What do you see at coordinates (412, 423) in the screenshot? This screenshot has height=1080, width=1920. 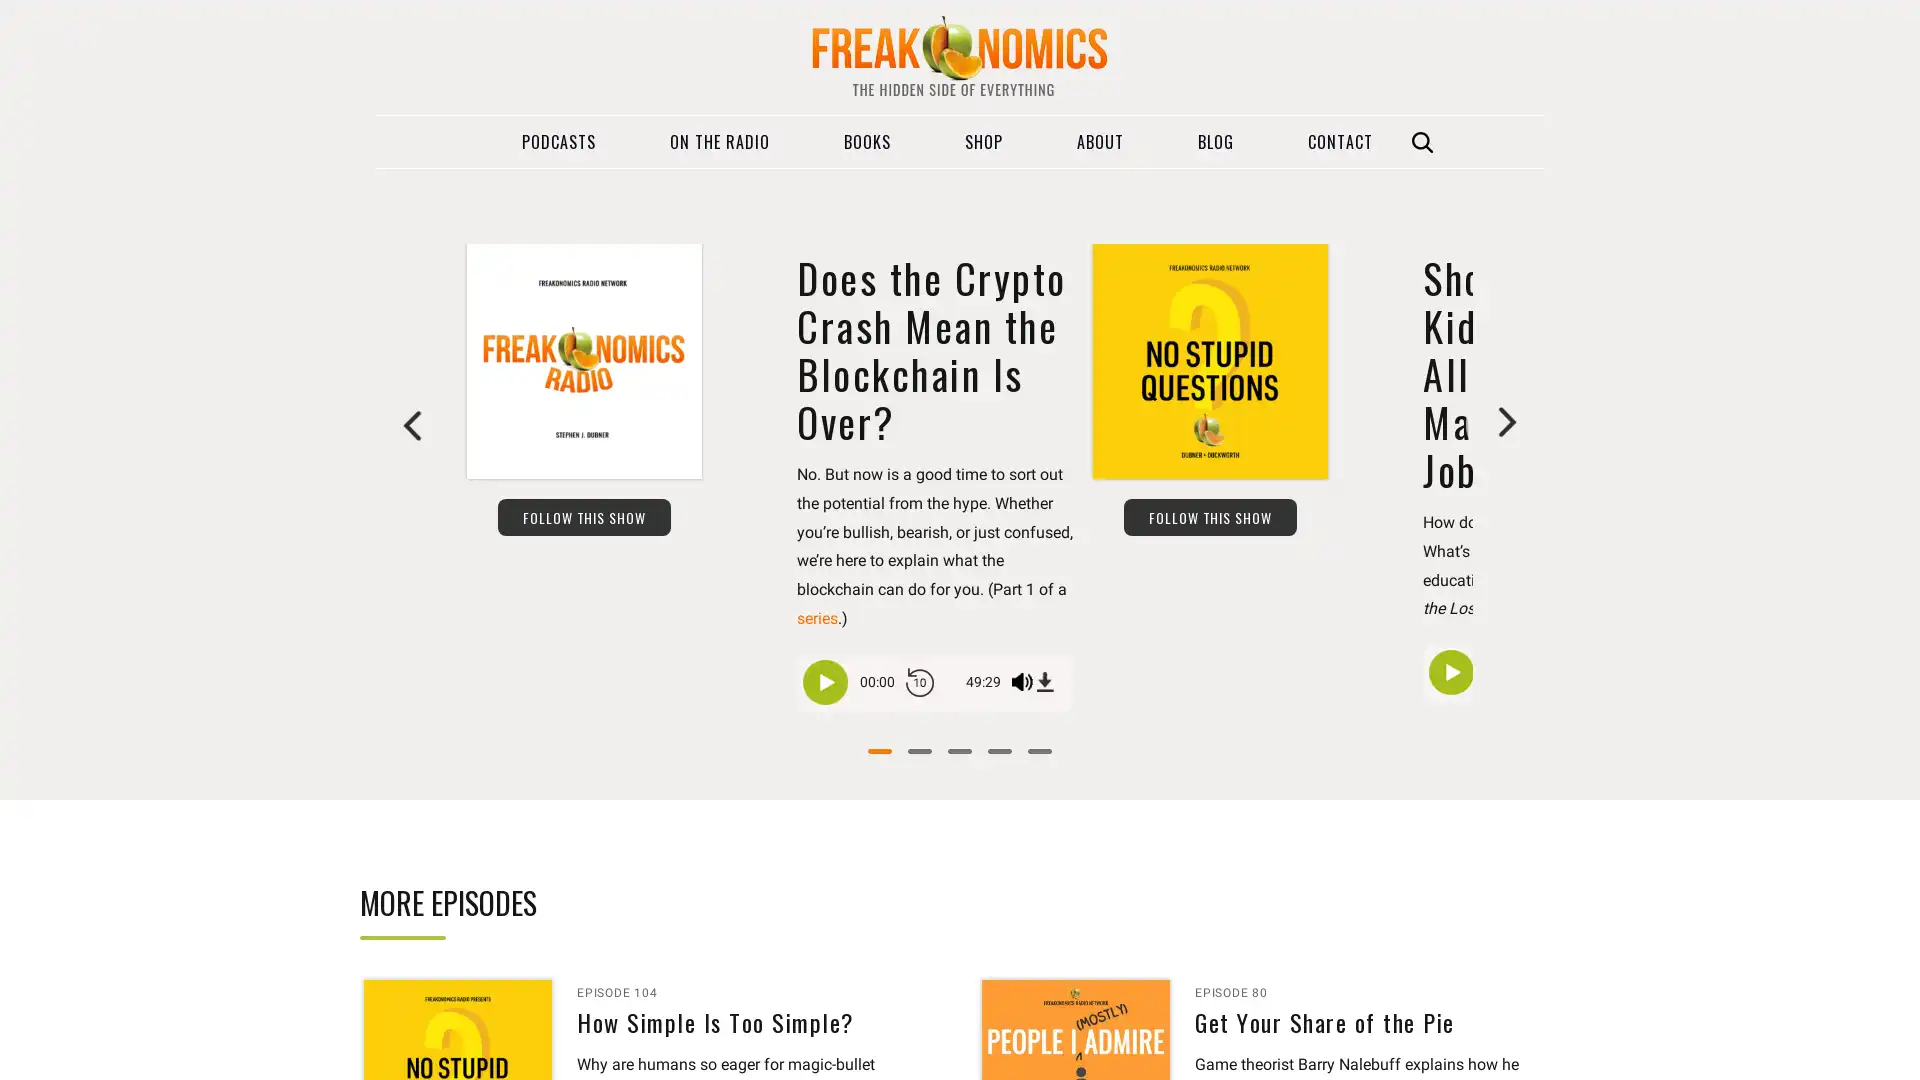 I see `Previous` at bounding box center [412, 423].